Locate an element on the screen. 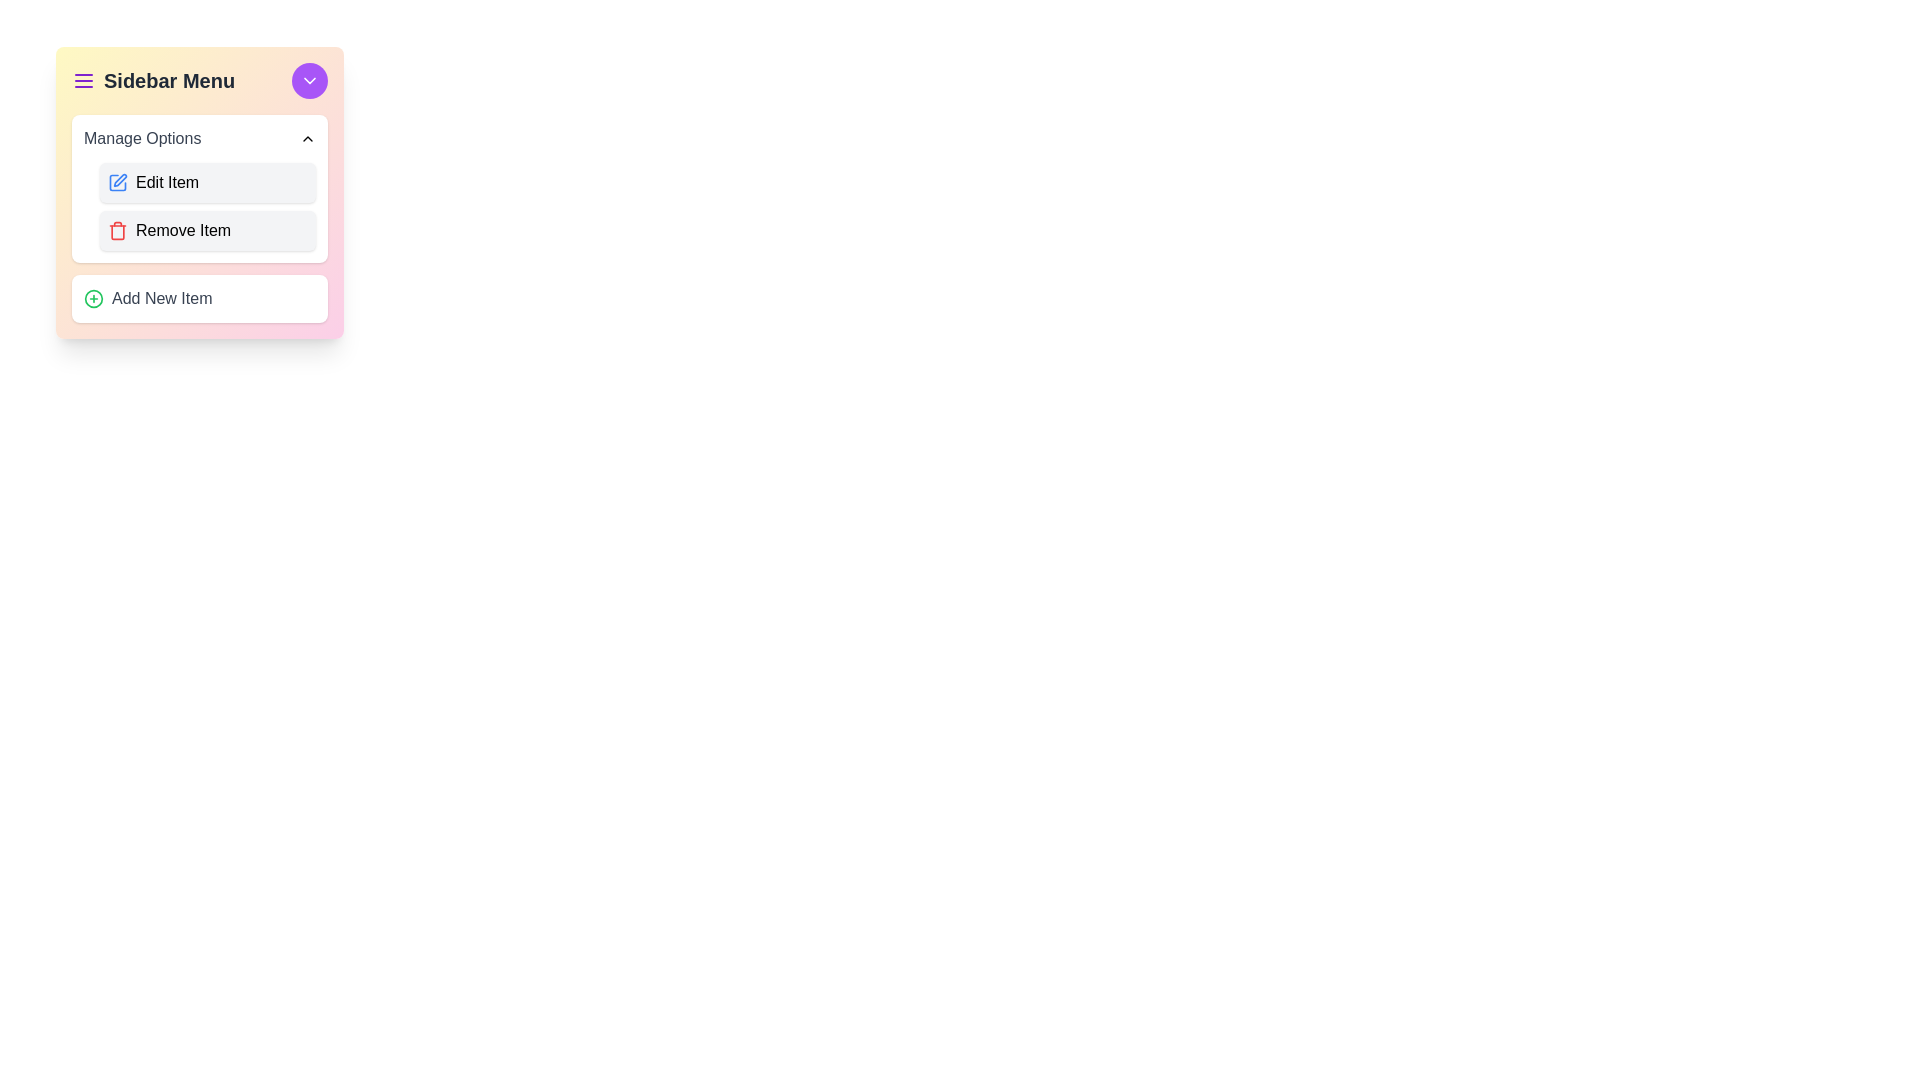 The height and width of the screenshot is (1080, 1920). the edit icon located to the left of the 'Edit Item' text label in the sidebar menu for feedback is located at coordinates (117, 182).